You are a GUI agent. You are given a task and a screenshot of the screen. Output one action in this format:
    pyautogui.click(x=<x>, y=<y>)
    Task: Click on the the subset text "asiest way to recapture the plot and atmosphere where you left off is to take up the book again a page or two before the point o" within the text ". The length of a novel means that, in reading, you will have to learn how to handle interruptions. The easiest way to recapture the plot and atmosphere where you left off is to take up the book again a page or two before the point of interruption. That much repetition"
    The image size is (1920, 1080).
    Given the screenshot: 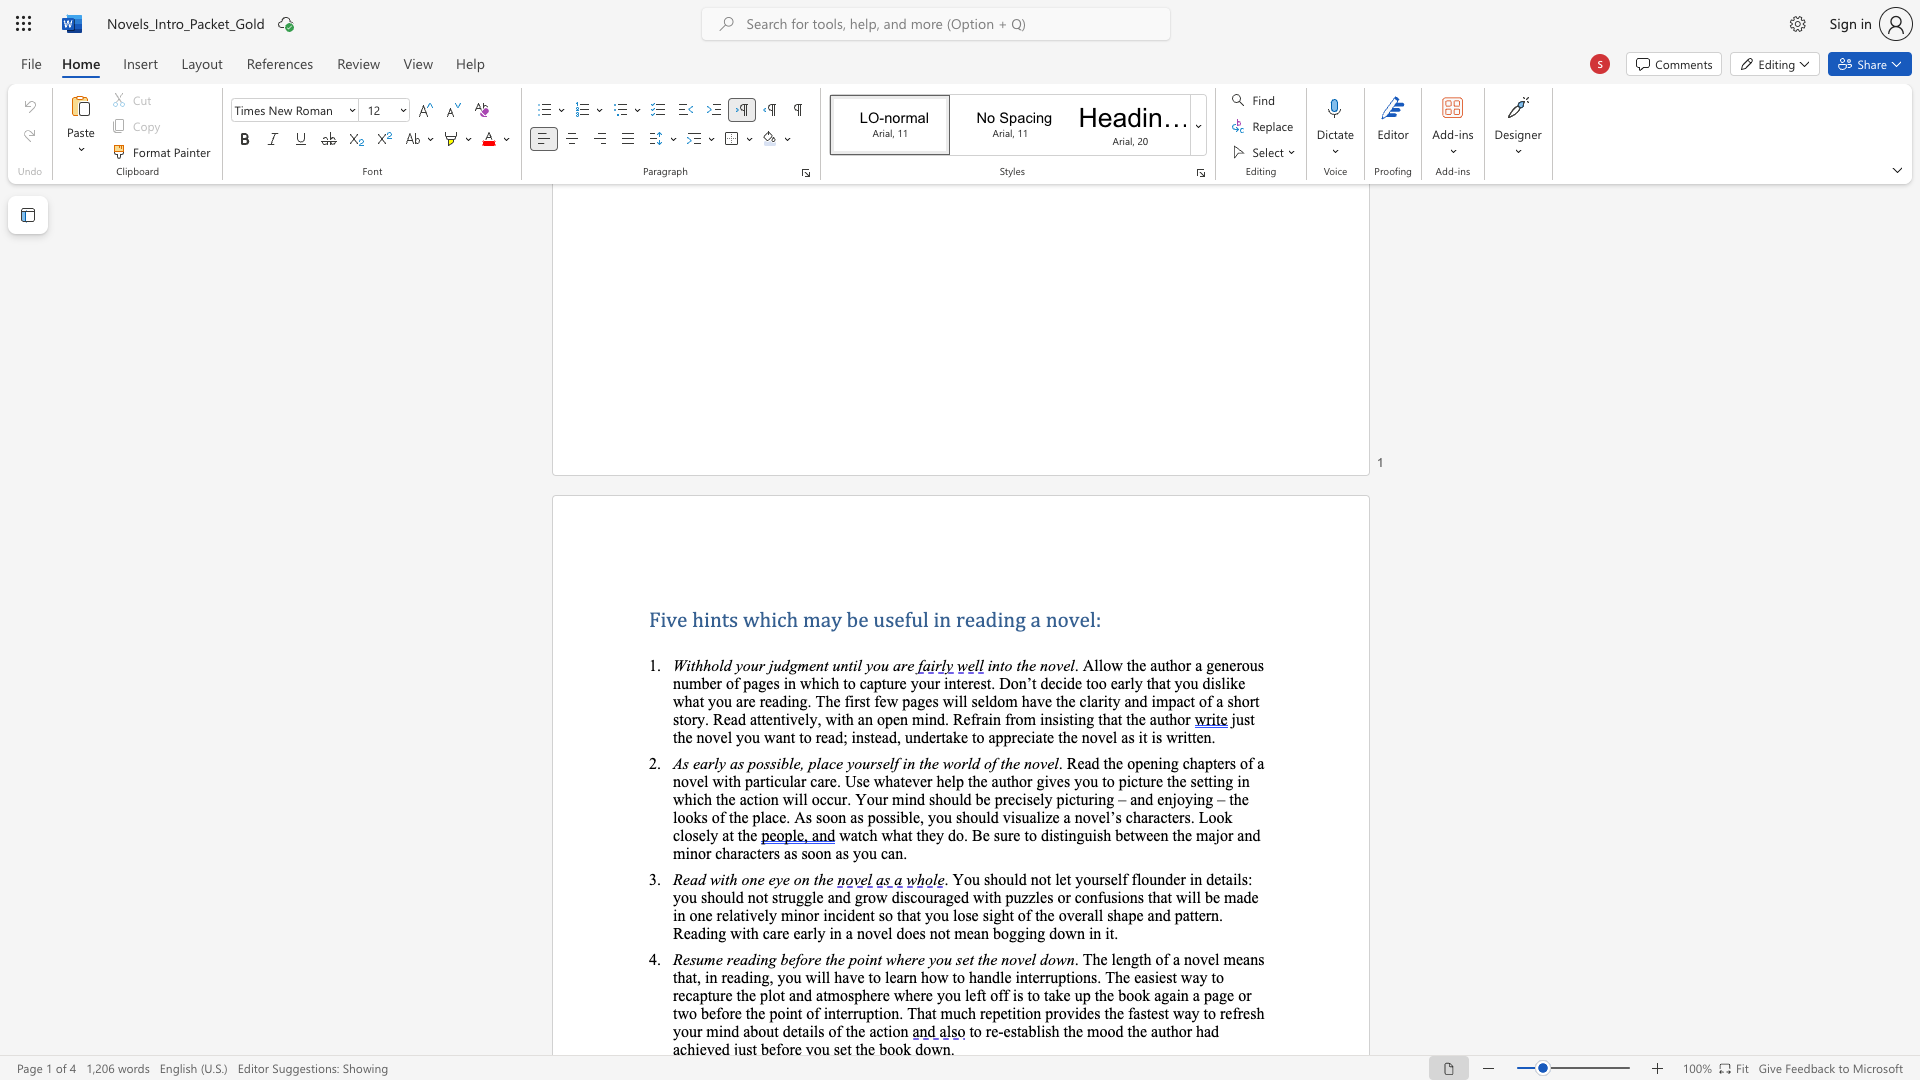 What is the action you would take?
    pyautogui.click(x=1141, y=976)
    